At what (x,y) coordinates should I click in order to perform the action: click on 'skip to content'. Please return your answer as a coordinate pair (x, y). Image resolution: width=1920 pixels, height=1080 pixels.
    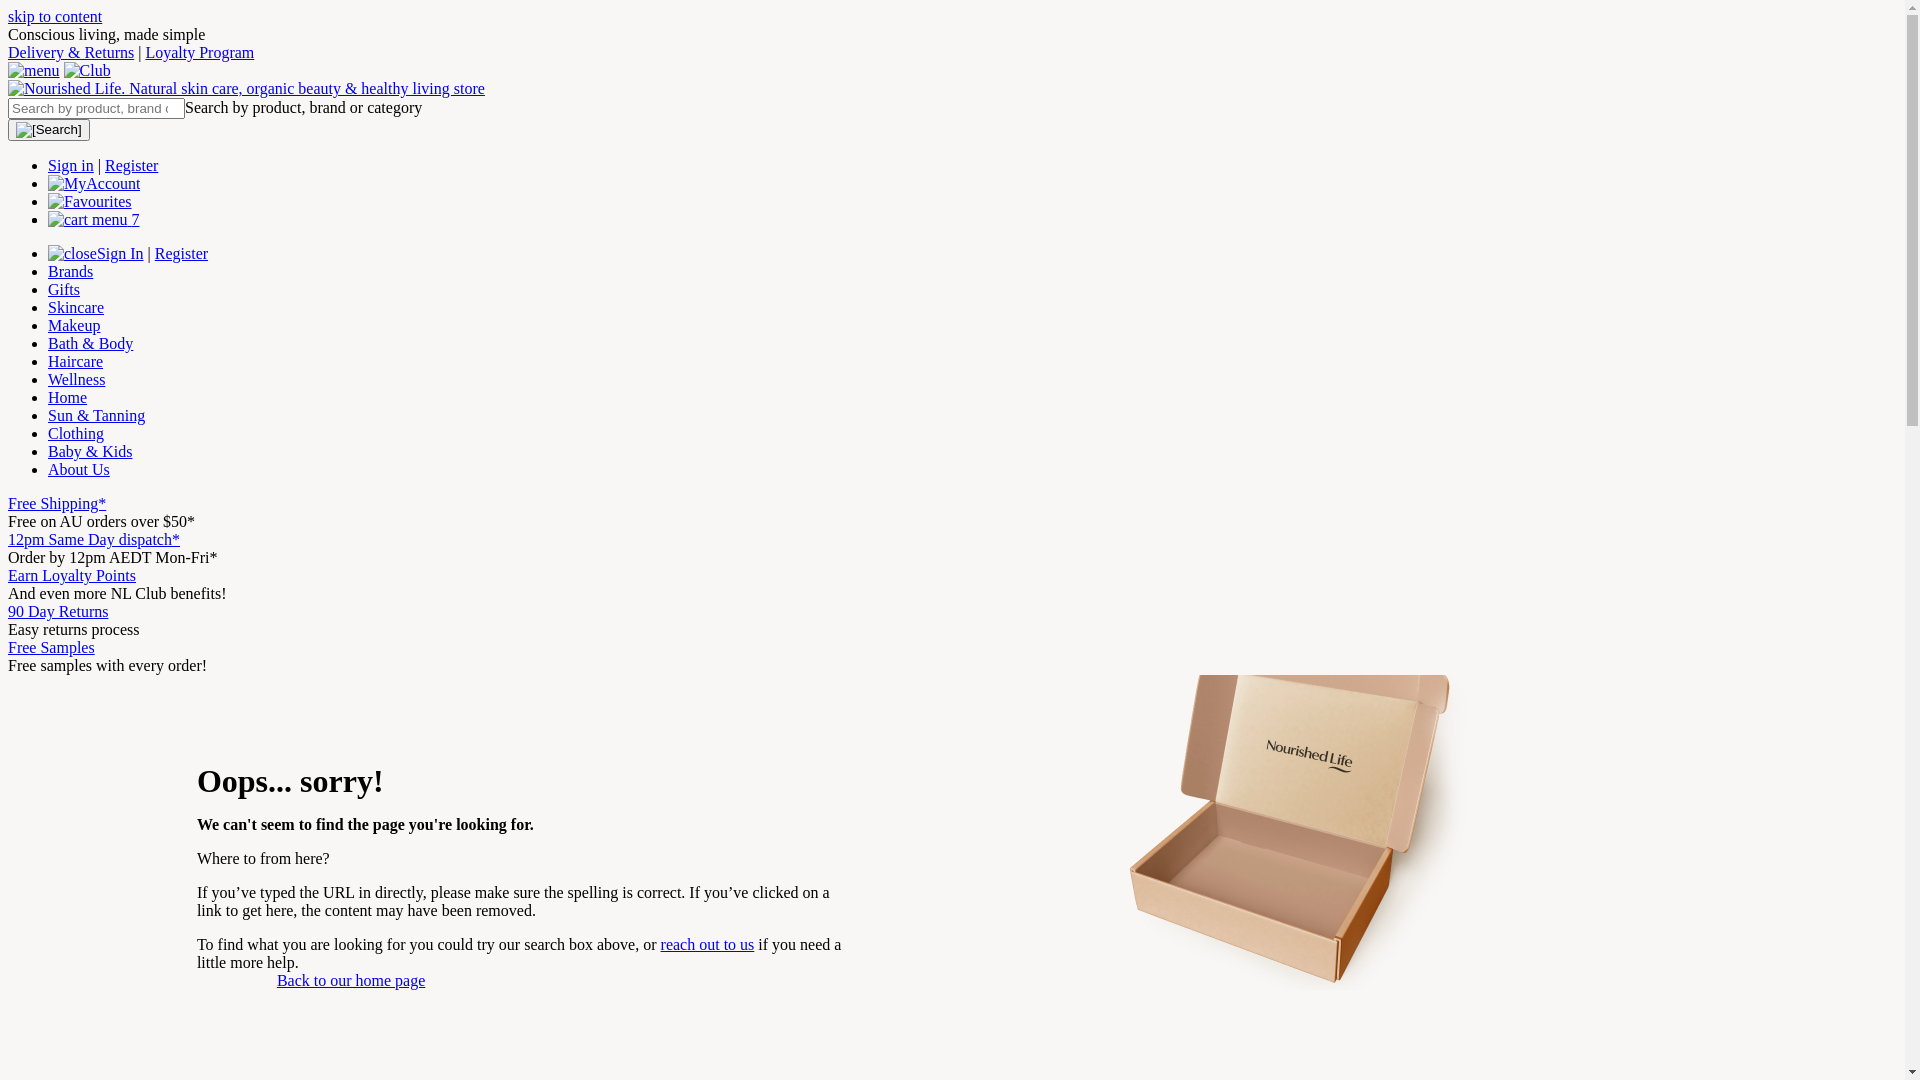
    Looking at the image, I should click on (54, 16).